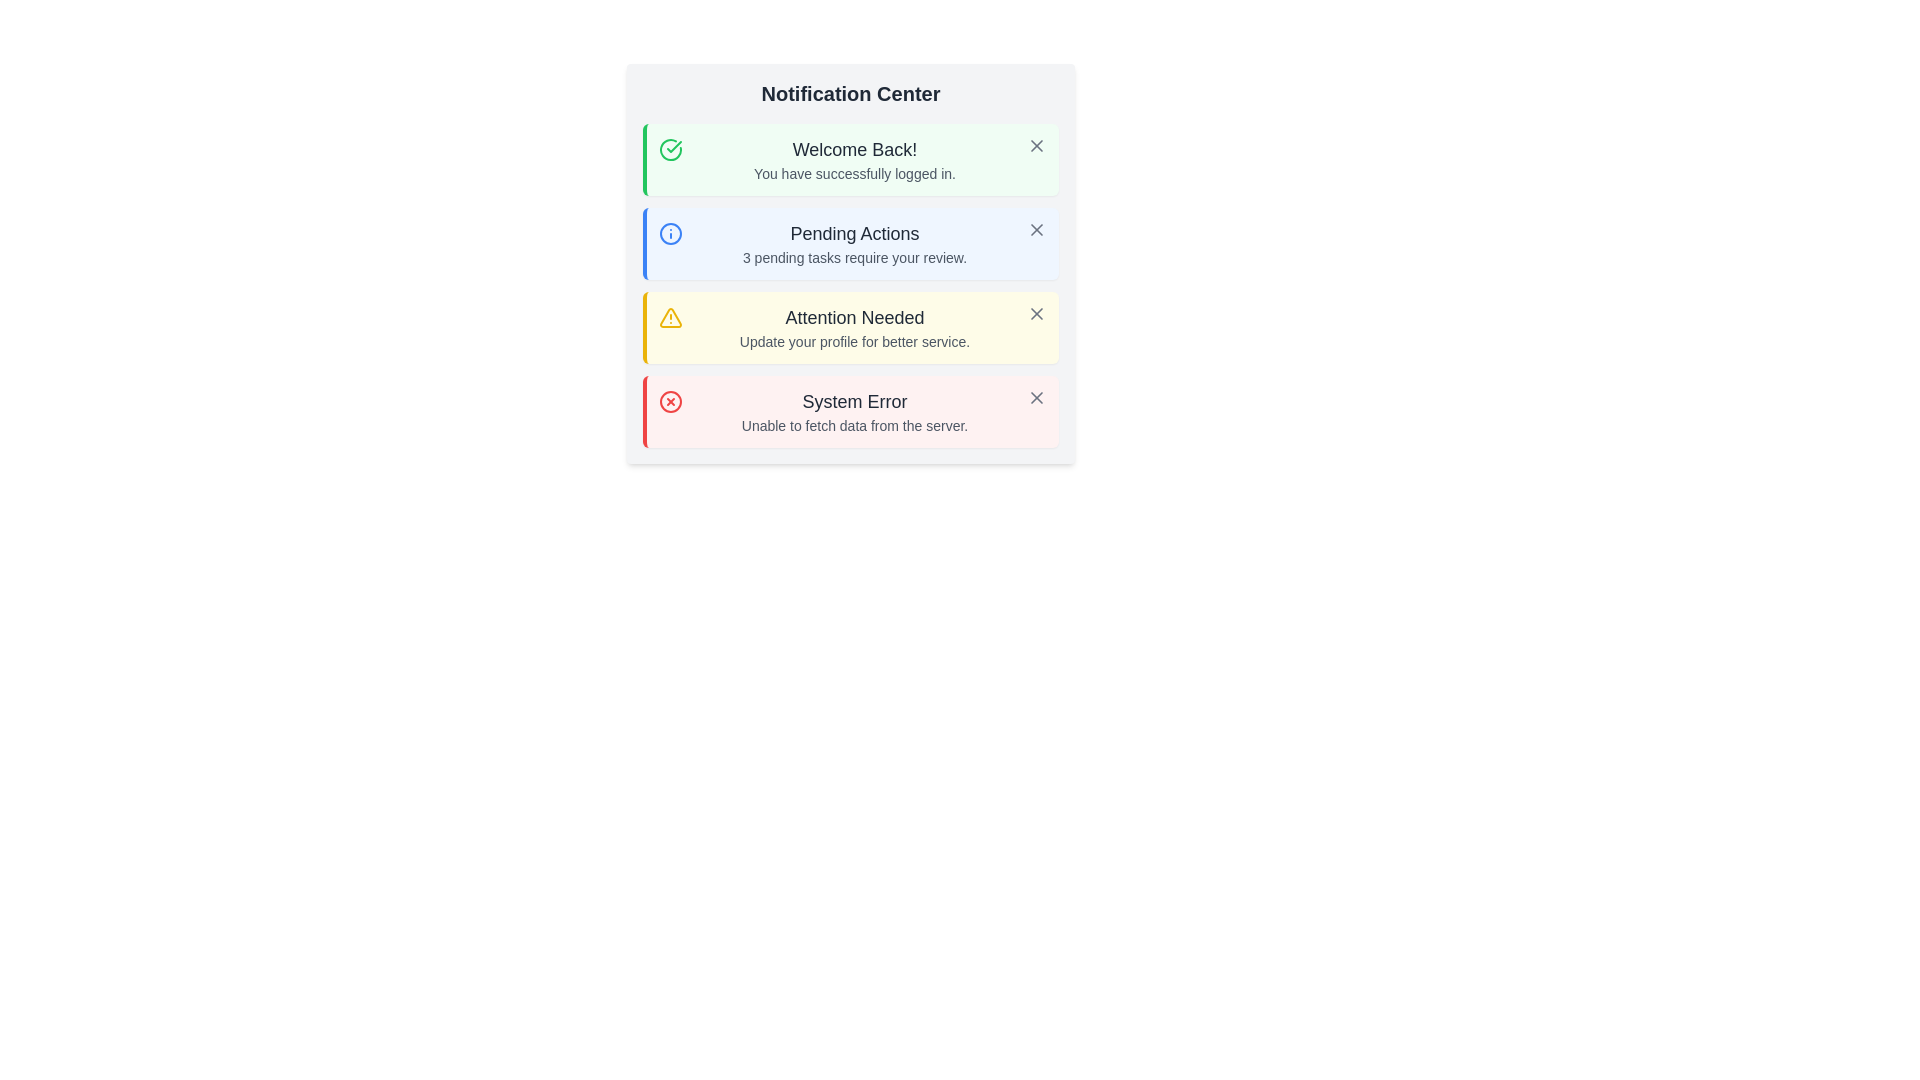 This screenshot has width=1920, height=1080. I want to click on the error icon located in the bottom-left corner of the 'System Error' notification block, adjacent to the text 'System Error' and 'Unable to fetch data from the server.', so click(671, 401).